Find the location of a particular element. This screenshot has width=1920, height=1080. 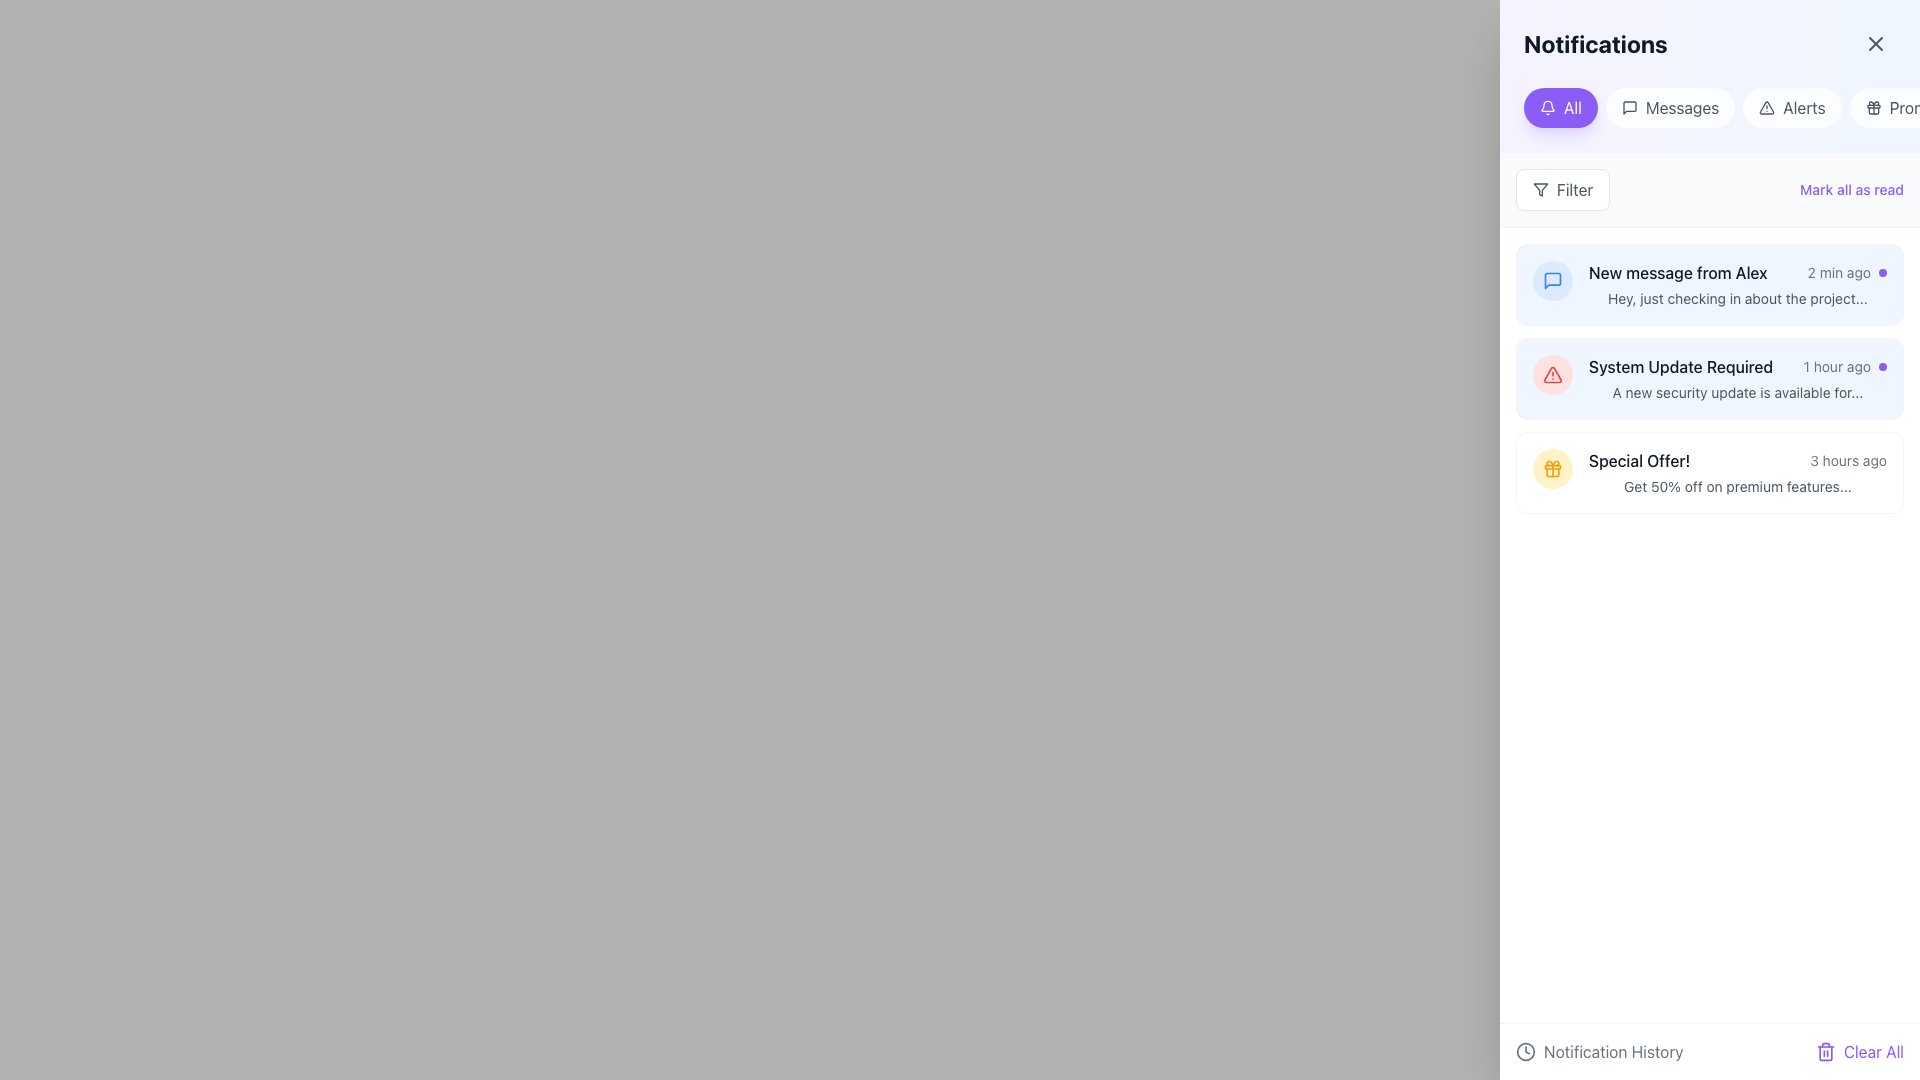

the 'Mark all as read' clickable text link located in the upper-right corner of the interface is located at coordinates (1851, 189).